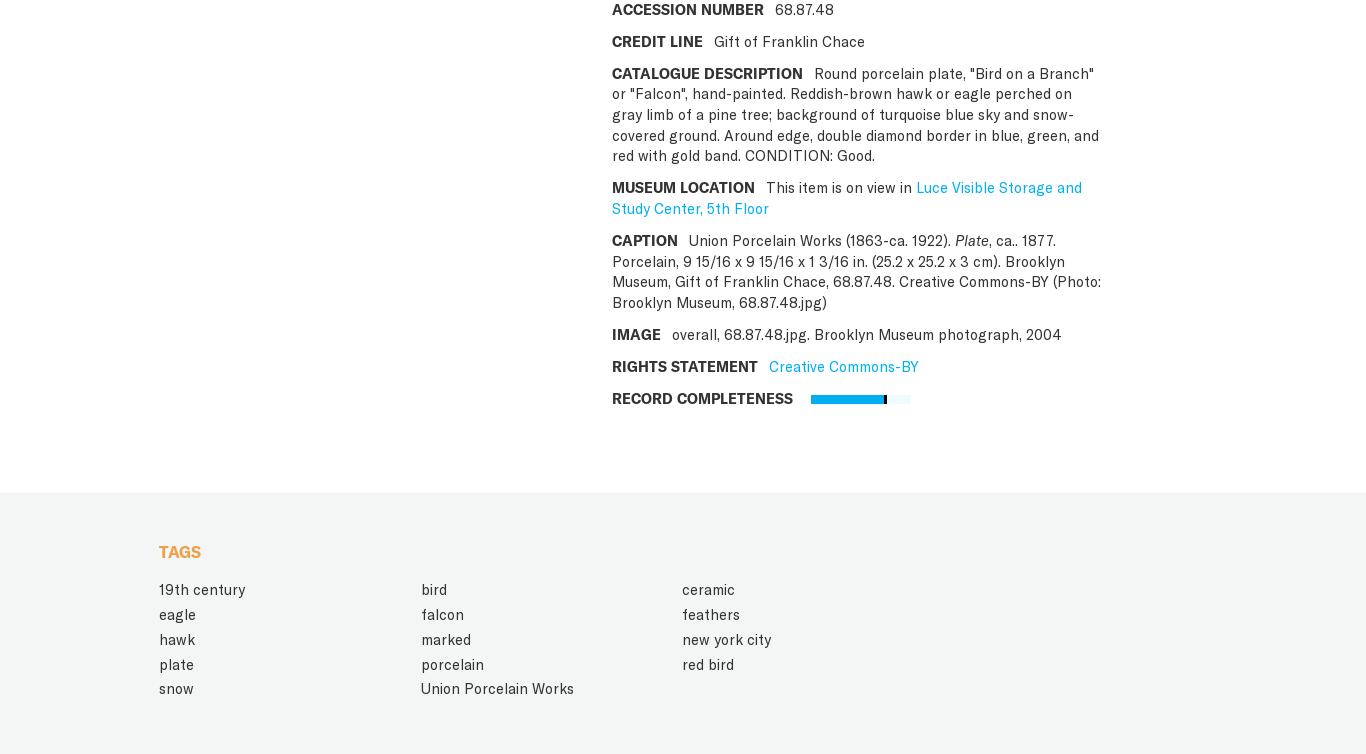 This screenshot has width=1366, height=754. What do you see at coordinates (176, 638) in the screenshot?
I see `'hawk'` at bounding box center [176, 638].